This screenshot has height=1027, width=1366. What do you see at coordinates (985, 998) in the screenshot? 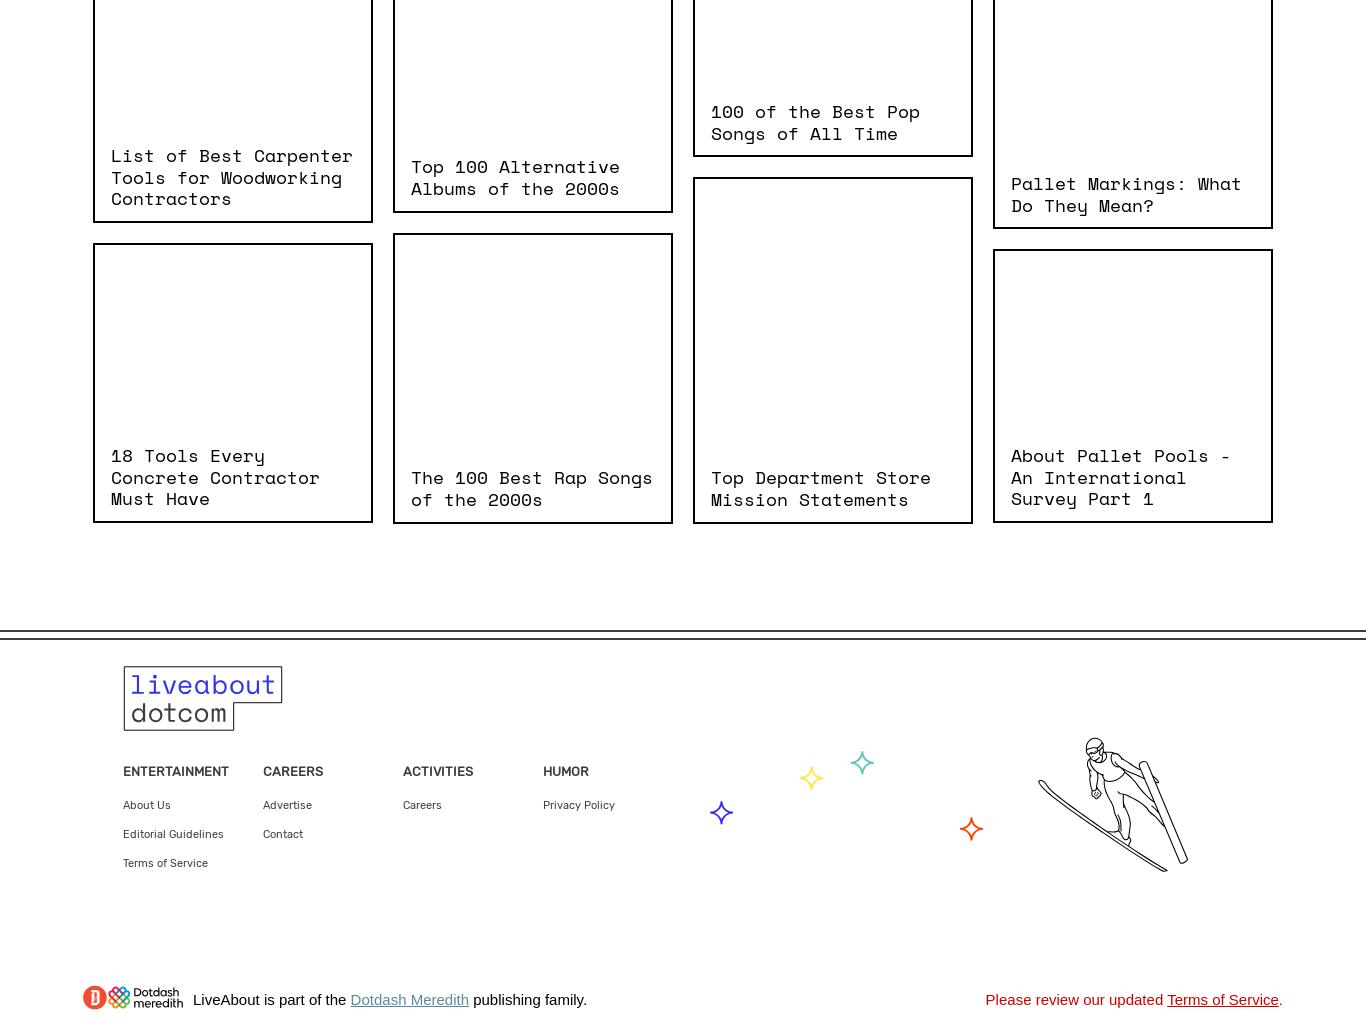
I see `'Please review our updated'` at bounding box center [985, 998].